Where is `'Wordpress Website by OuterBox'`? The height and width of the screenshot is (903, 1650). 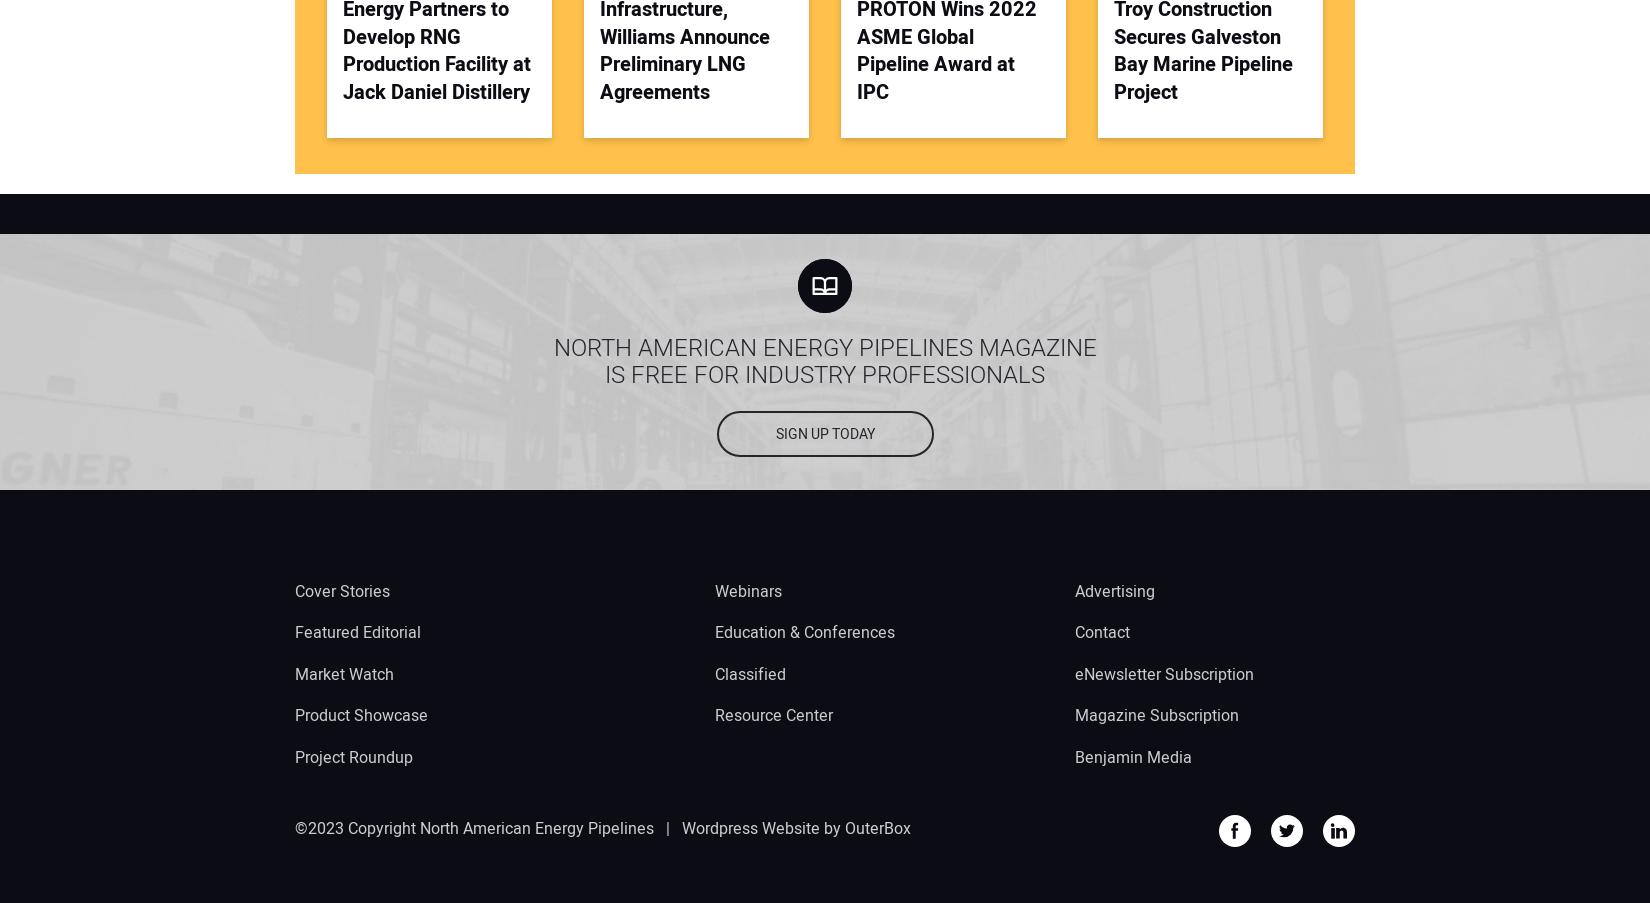
'Wordpress Website by OuterBox' is located at coordinates (795, 826).